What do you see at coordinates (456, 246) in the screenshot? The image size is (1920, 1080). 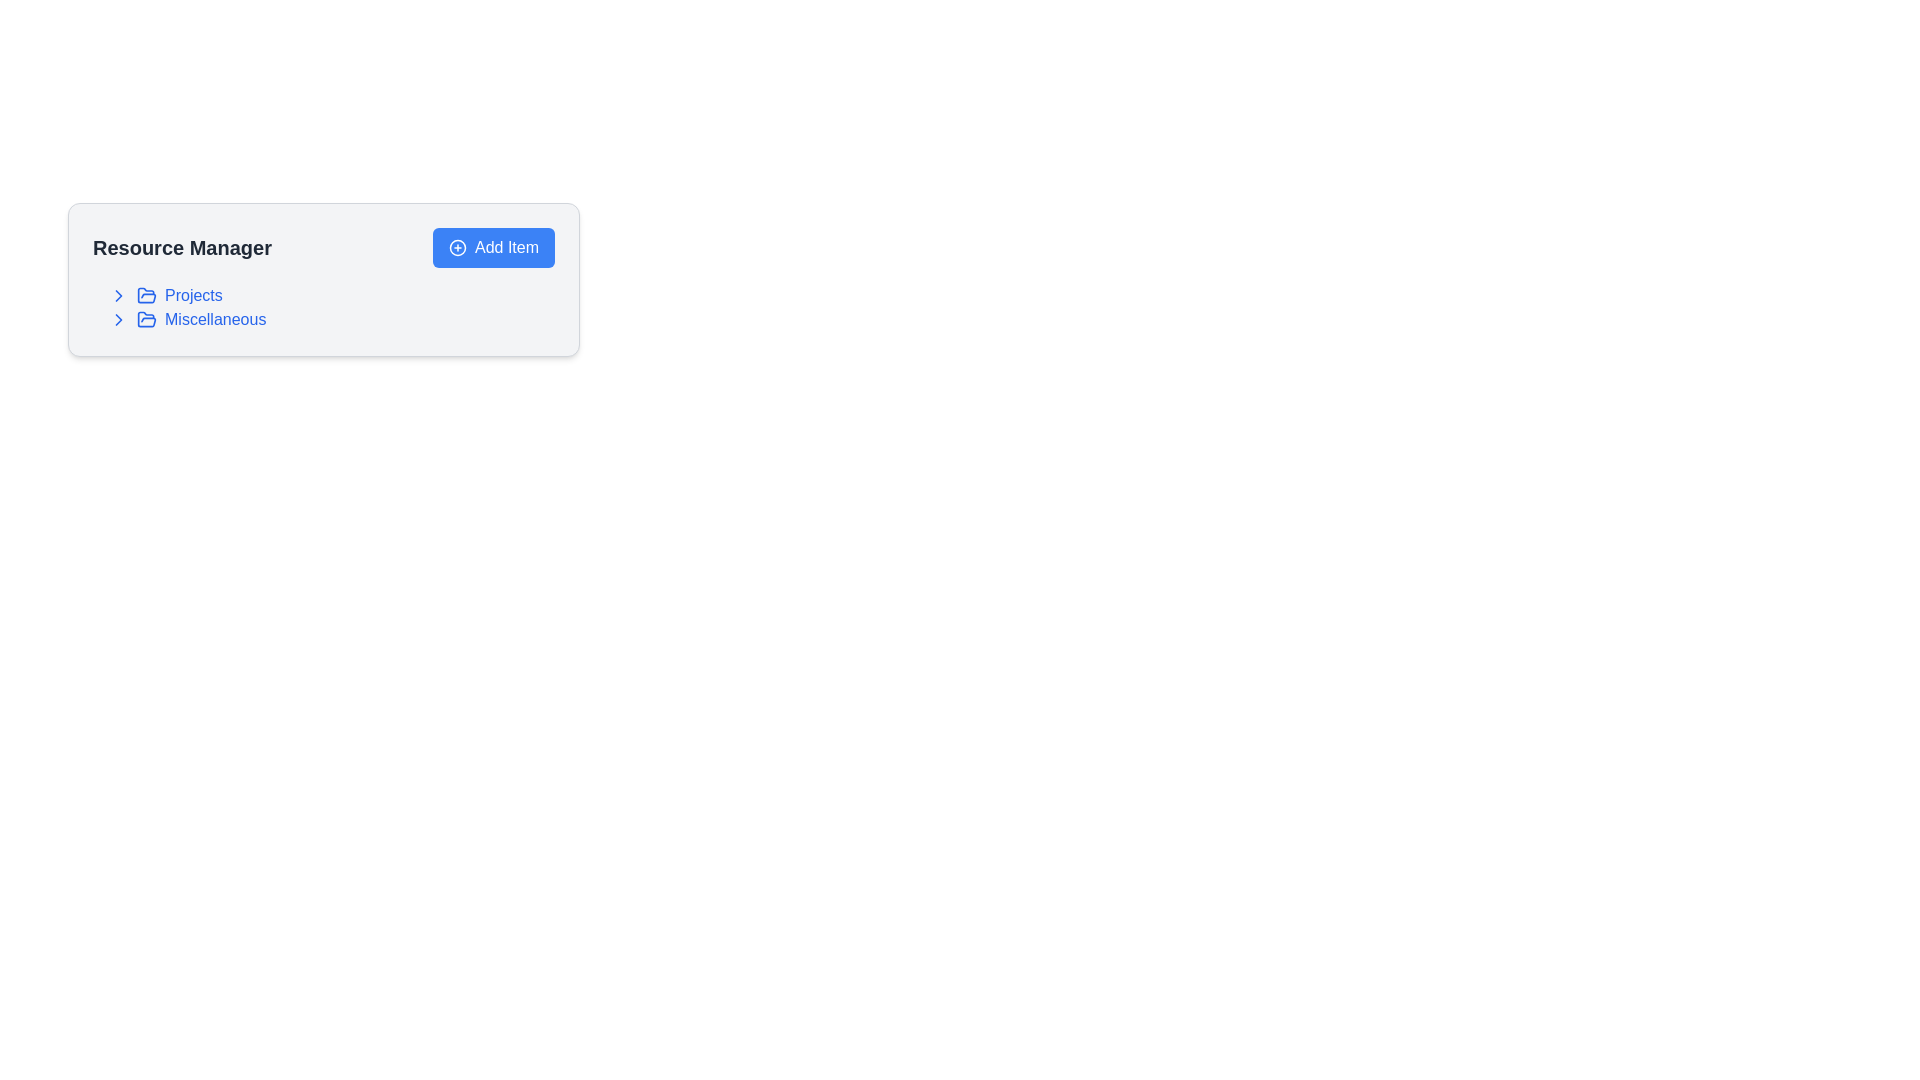 I see `SVG circle element that represents the outer border of the plus-circle icon in the 'Add Item' button located in the top-right section of the 'Resource Manager' card using developer tools` at bounding box center [456, 246].